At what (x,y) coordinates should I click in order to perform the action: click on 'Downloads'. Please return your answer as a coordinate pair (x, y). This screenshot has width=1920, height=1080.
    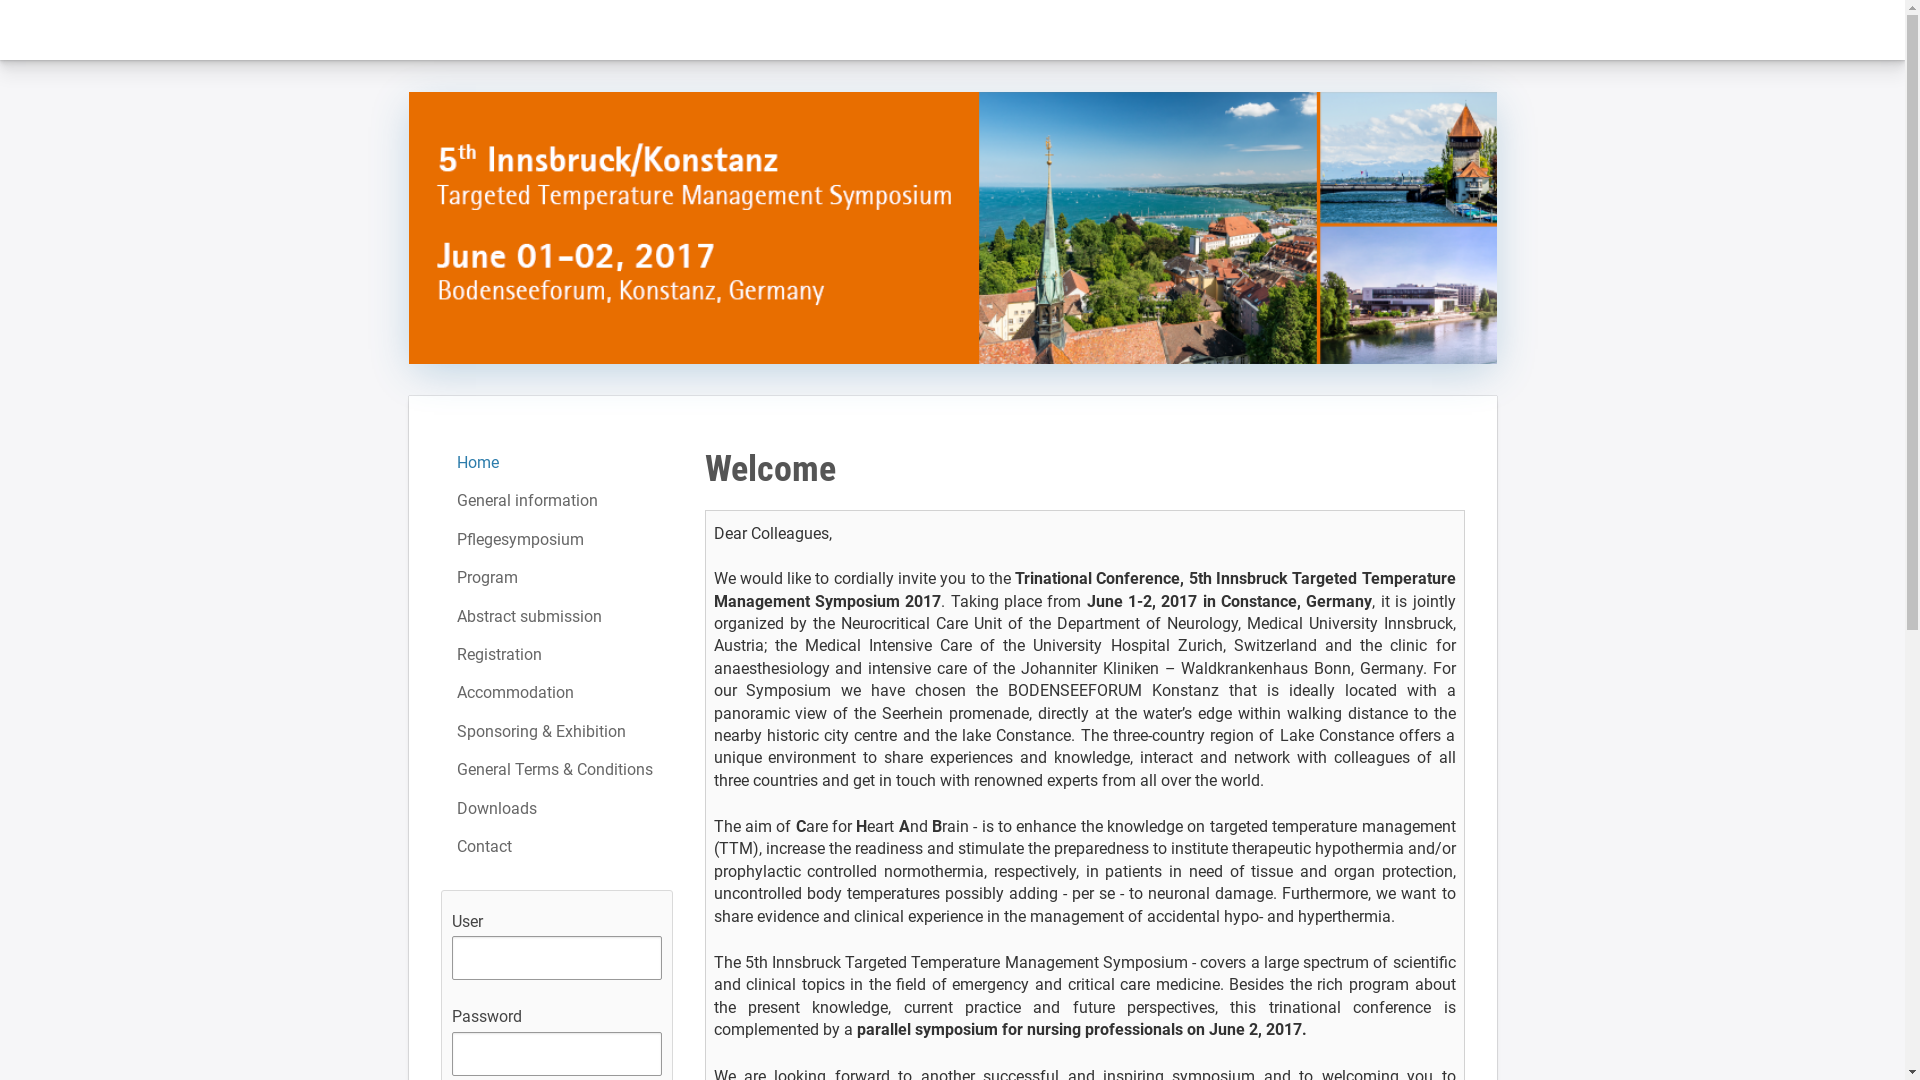
    Looking at the image, I should click on (556, 808).